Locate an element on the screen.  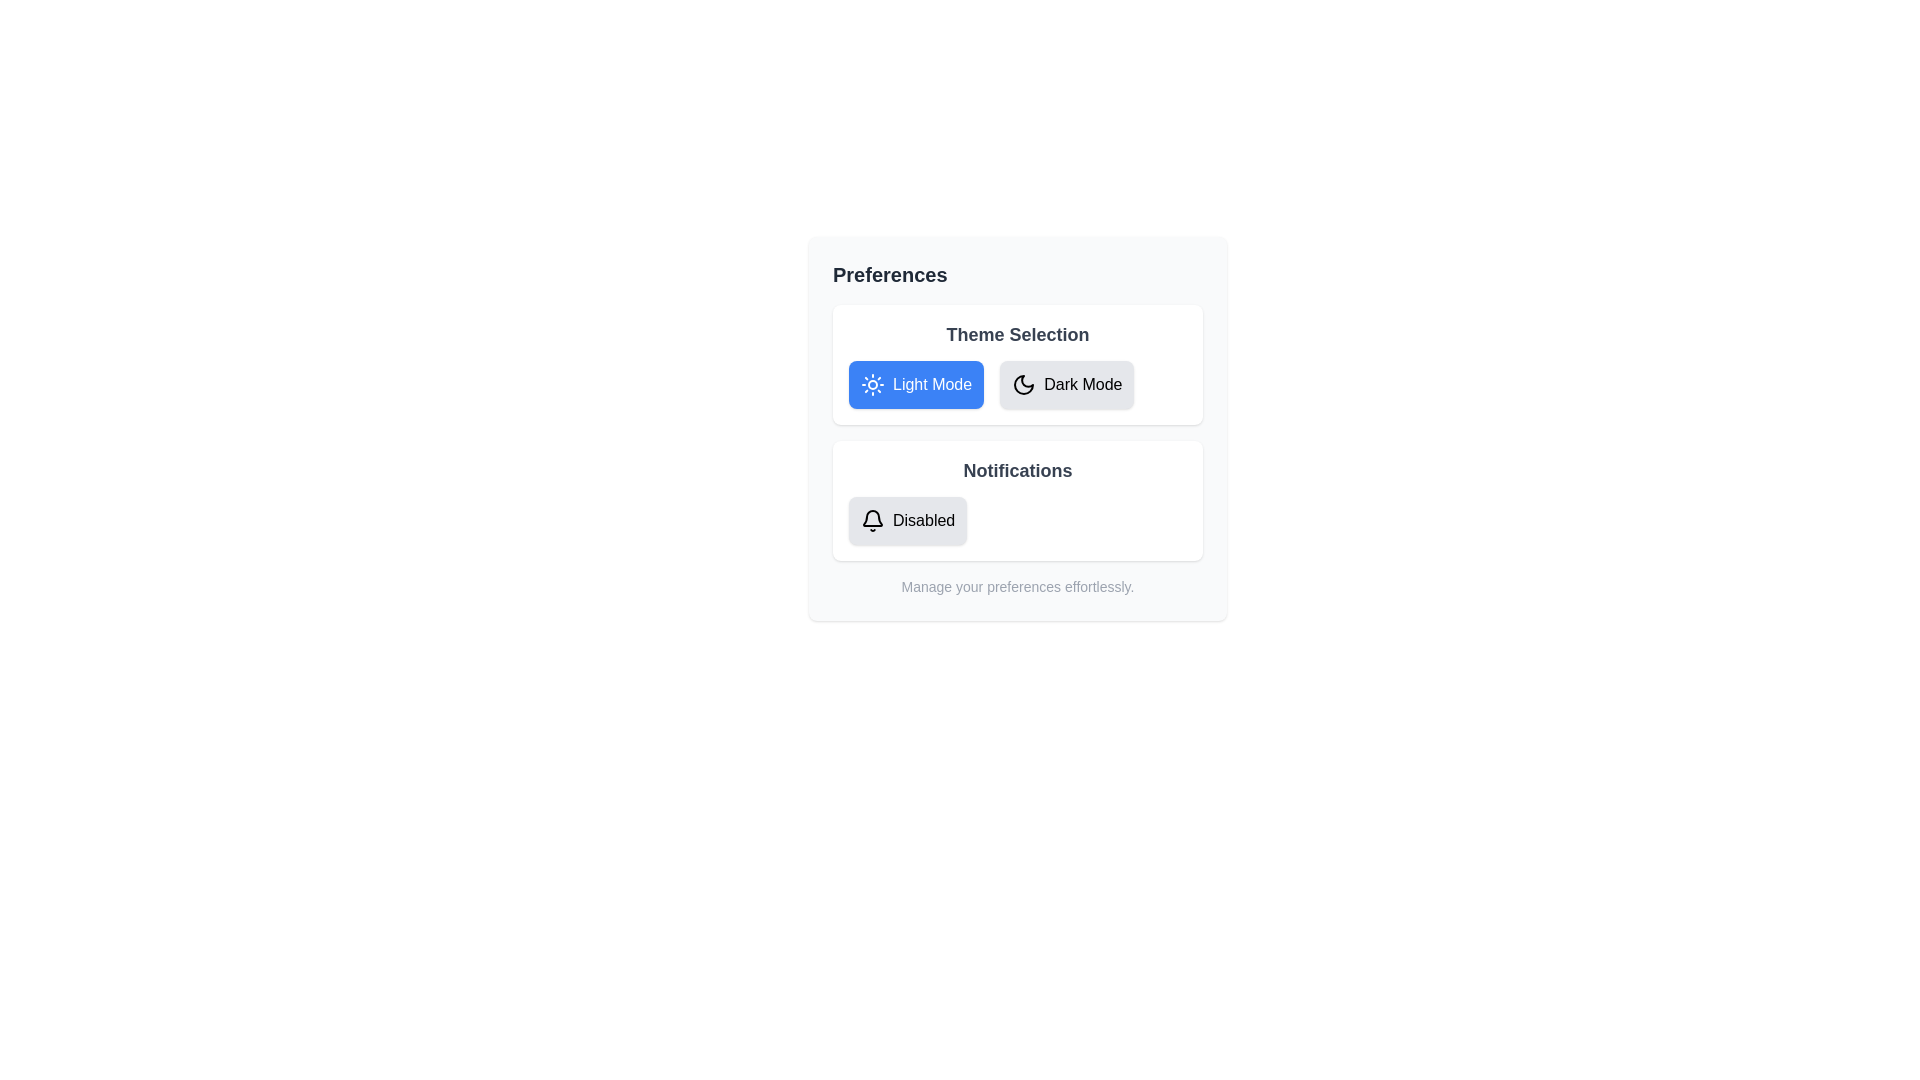
the sun icon located to the left of the 'Light Mode' button in the 'Theme Selection' section of the 'Preferences' panel is located at coordinates (873, 385).